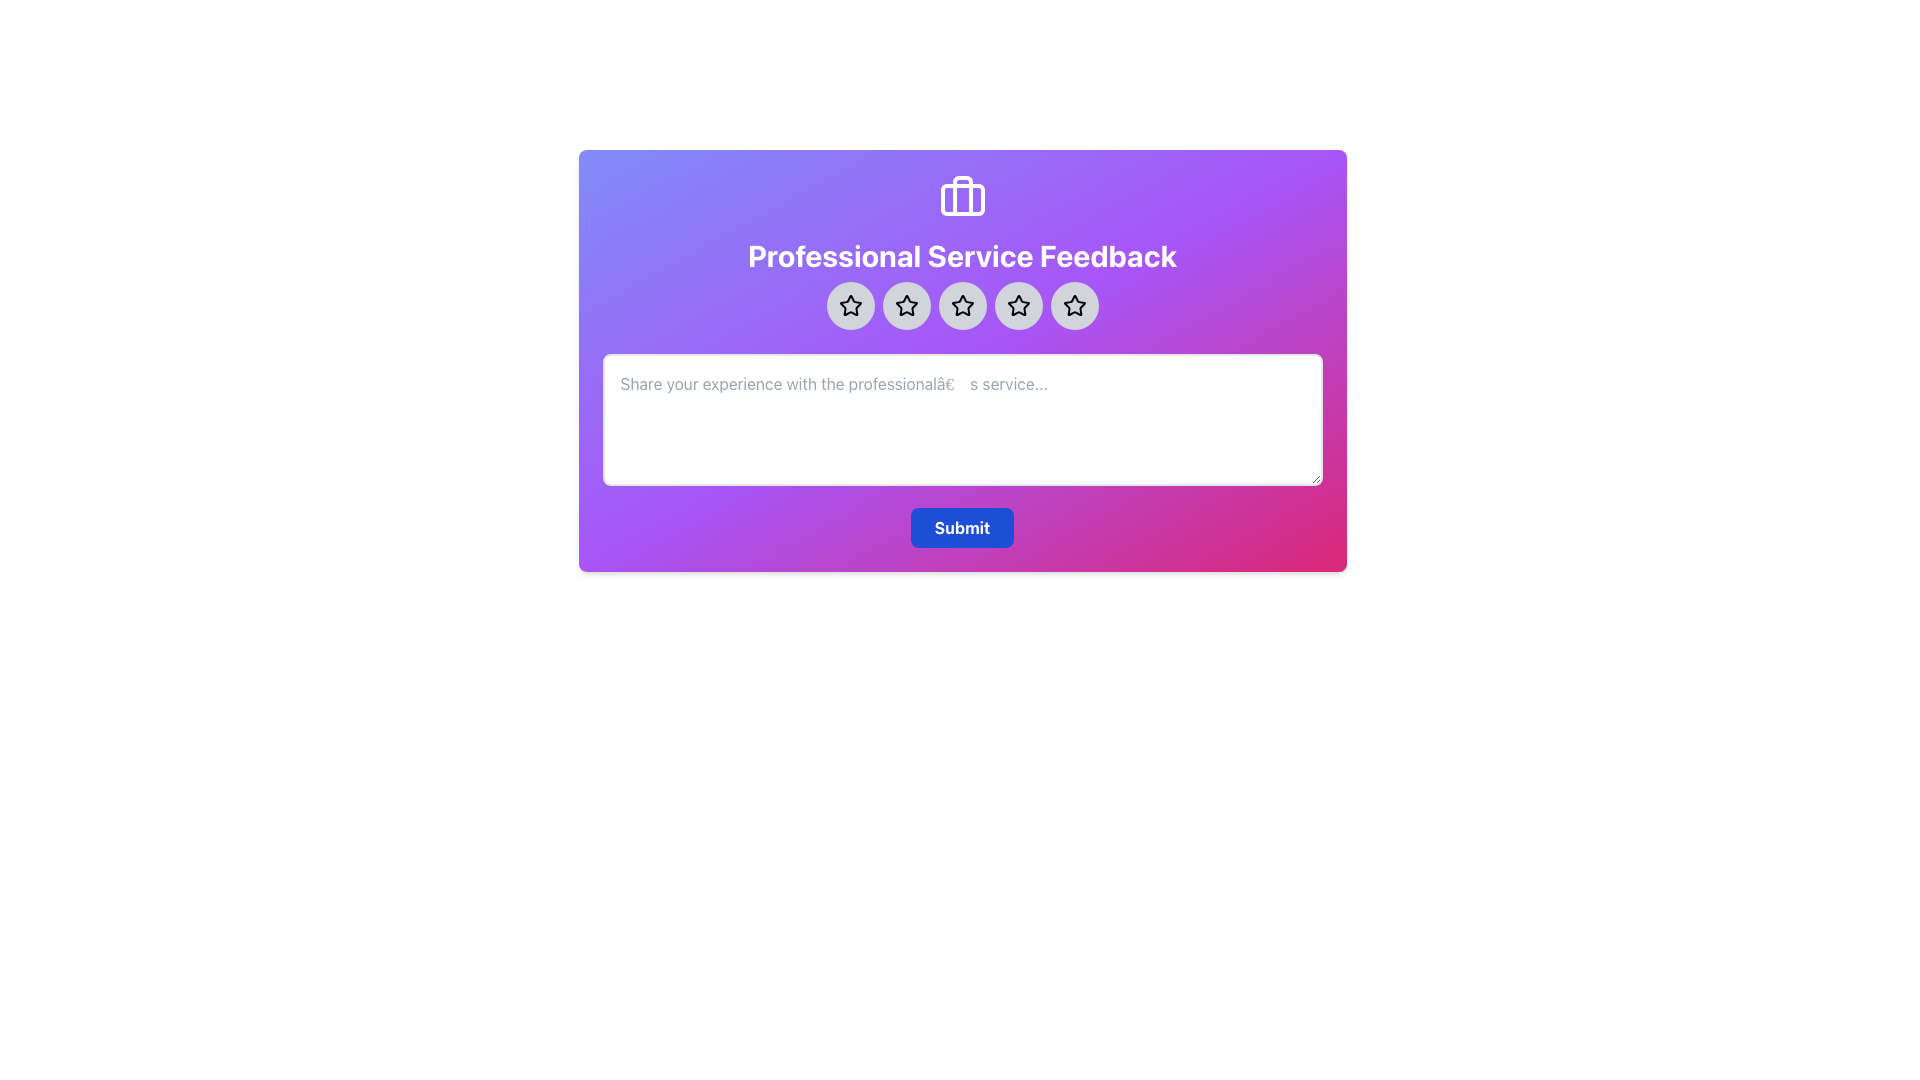 The height and width of the screenshot is (1080, 1920). What do you see at coordinates (962, 305) in the screenshot?
I see `the third star icon in the rating system` at bounding box center [962, 305].